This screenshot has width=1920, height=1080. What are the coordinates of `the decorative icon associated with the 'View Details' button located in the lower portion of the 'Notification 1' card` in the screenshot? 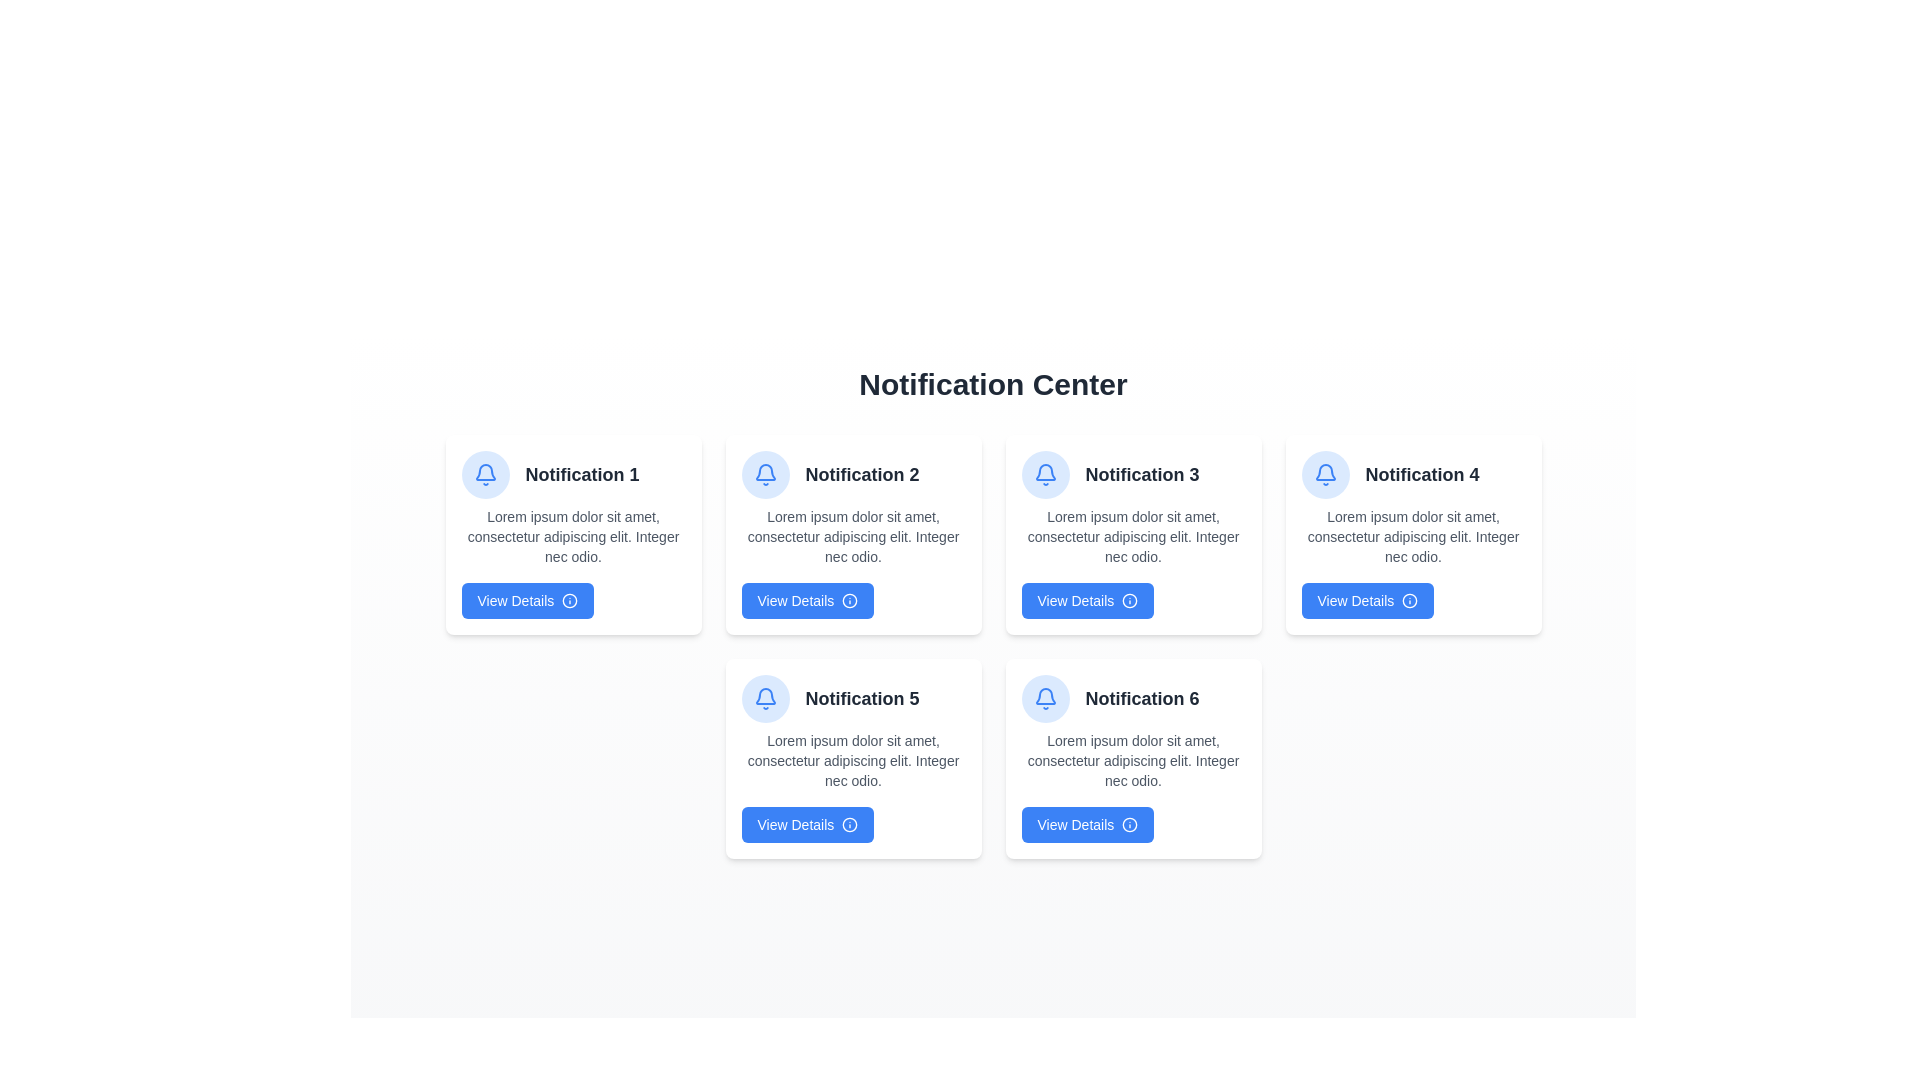 It's located at (569, 600).